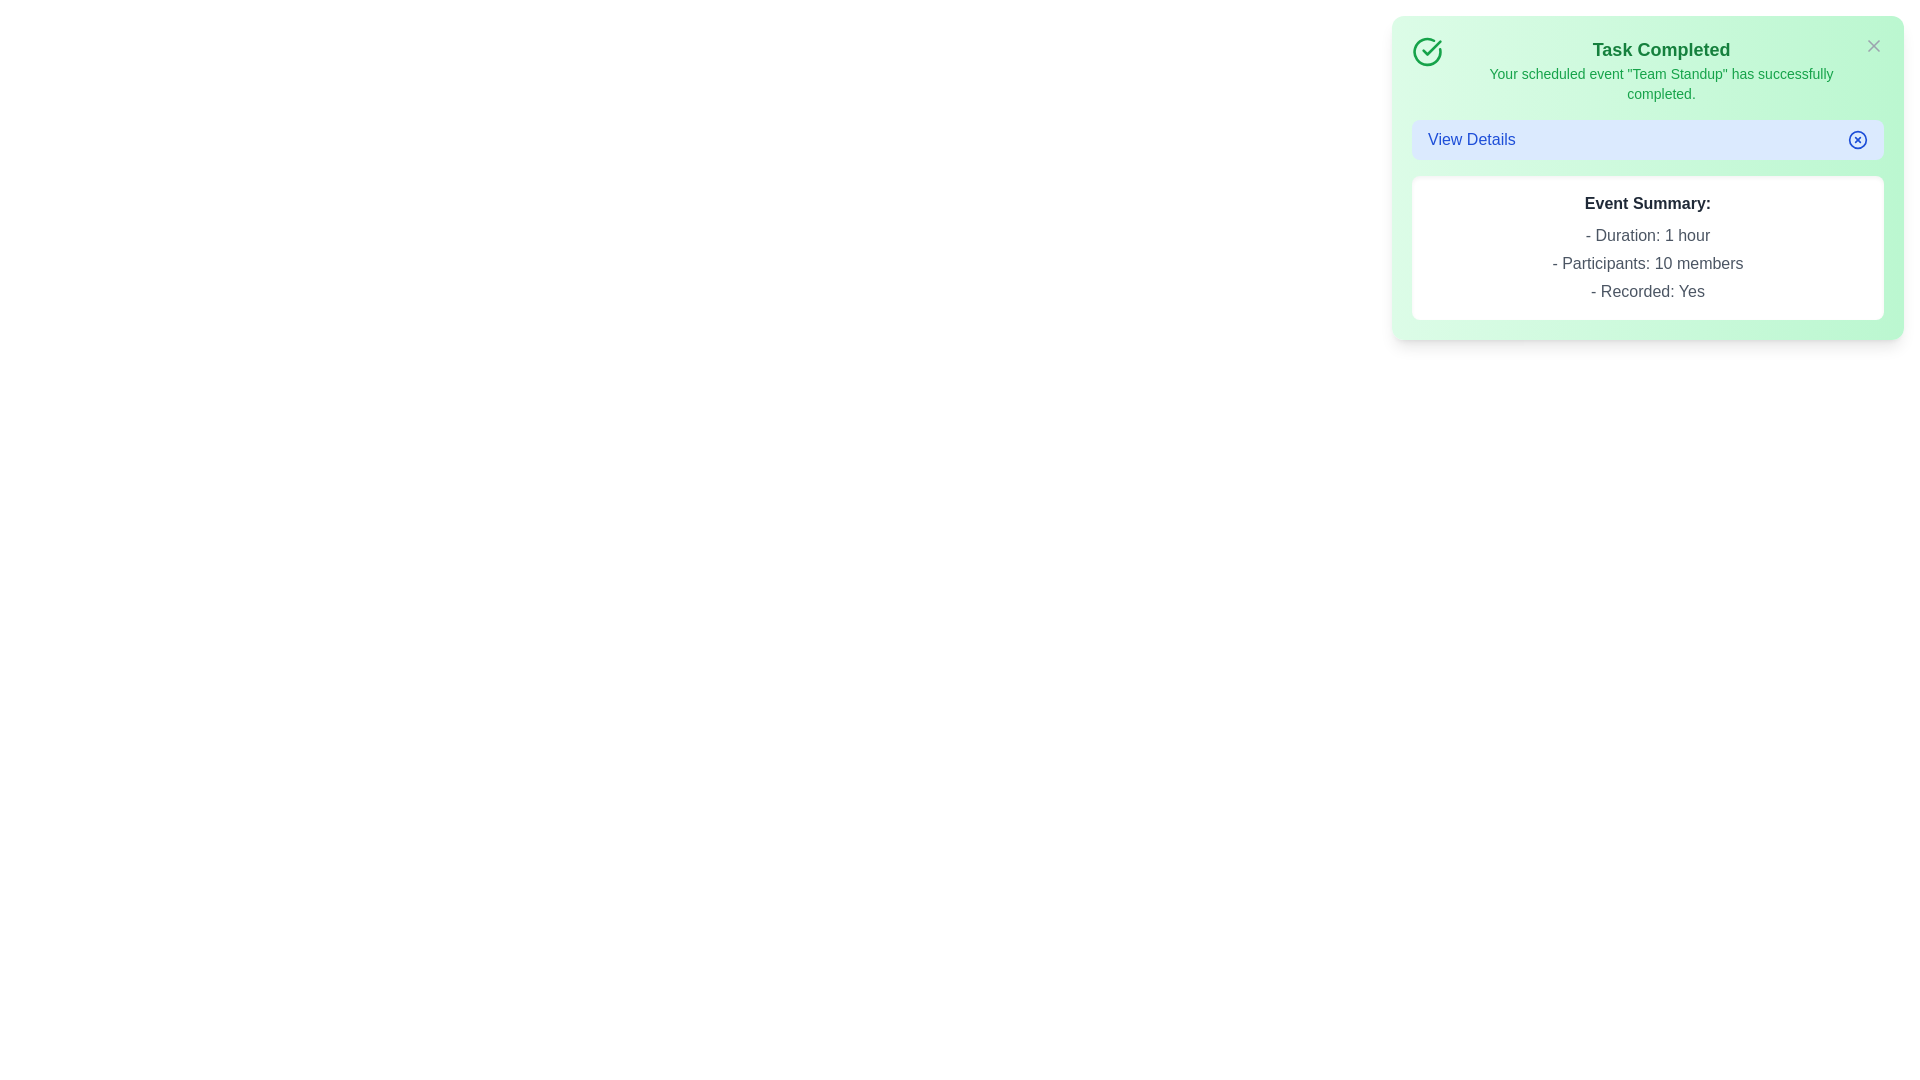 This screenshot has height=1080, width=1920. What do you see at coordinates (1647, 176) in the screenshot?
I see `the notification area to reveal additional details` at bounding box center [1647, 176].